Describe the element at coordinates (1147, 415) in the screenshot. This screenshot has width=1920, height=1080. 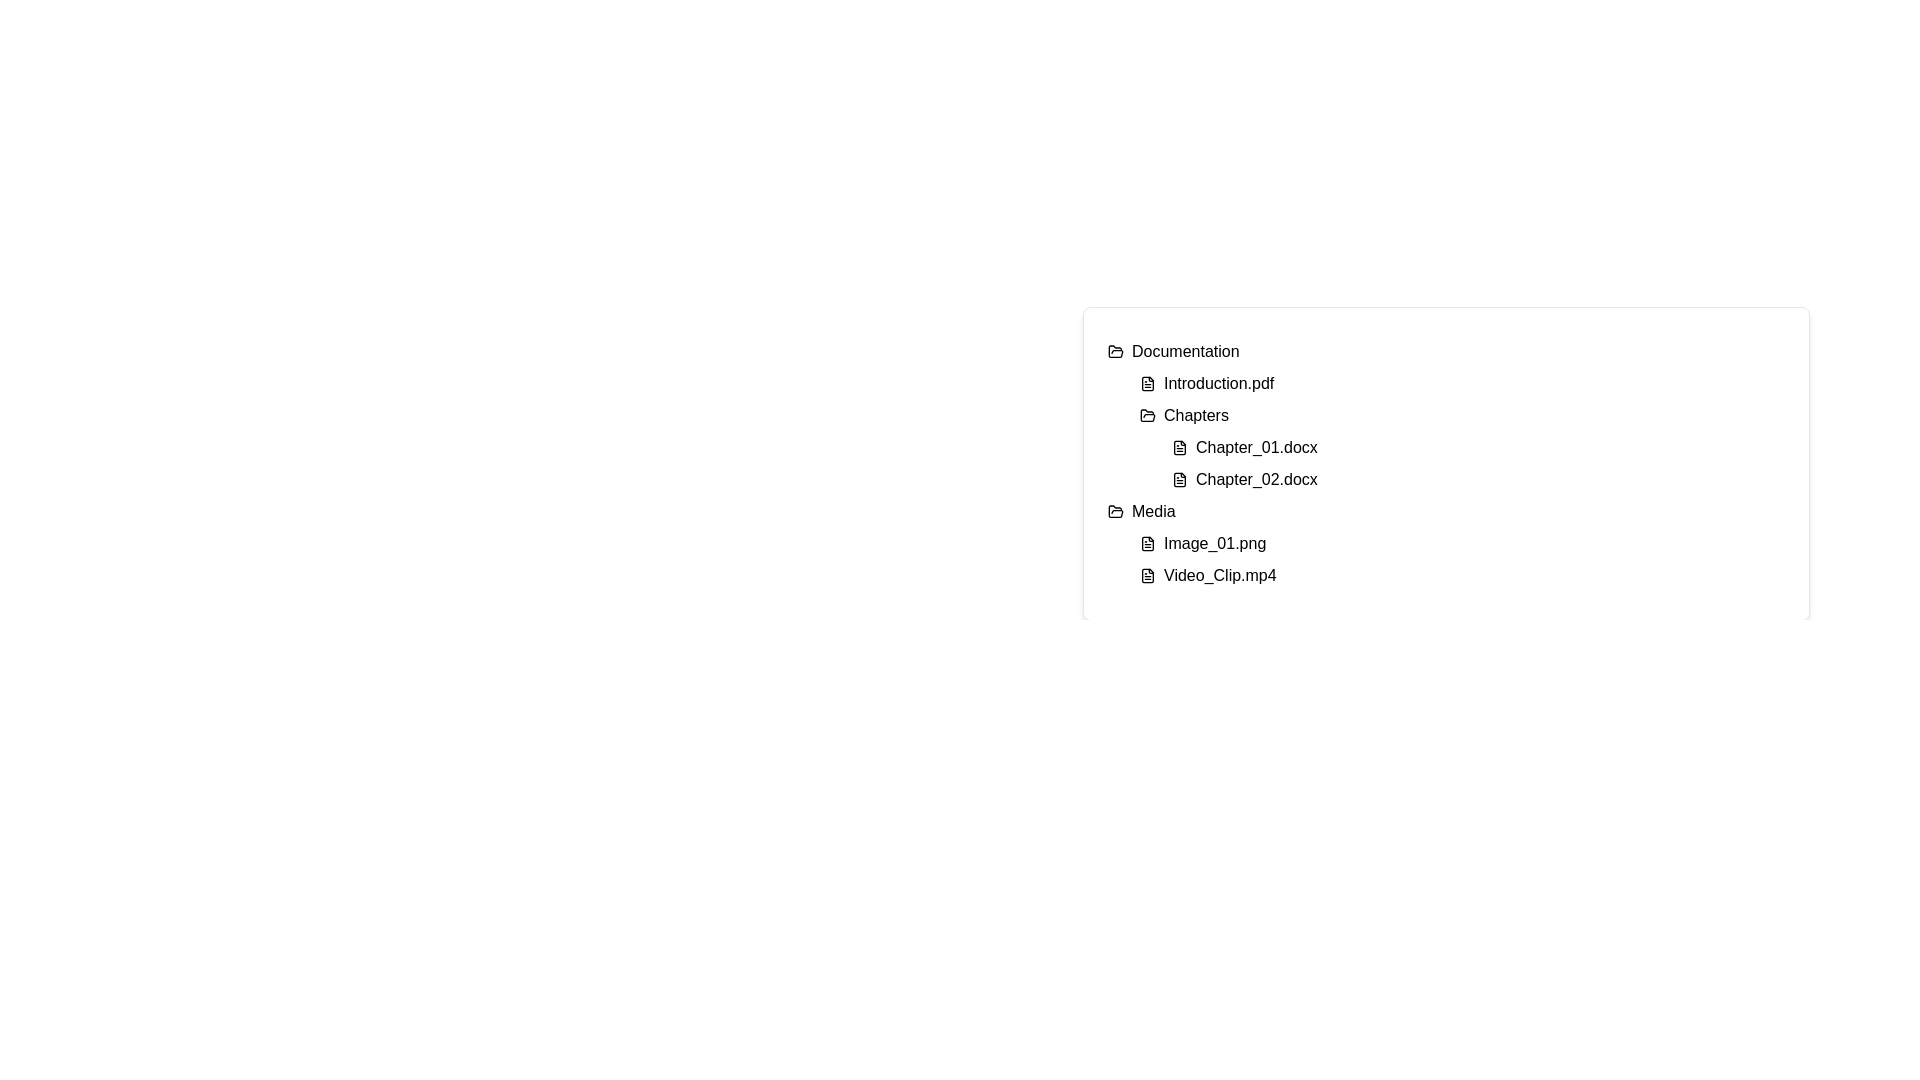
I see `the folder icon representing the 'Chapters' directory, located near the top-left of the content area next to the text 'Chapters'` at that location.